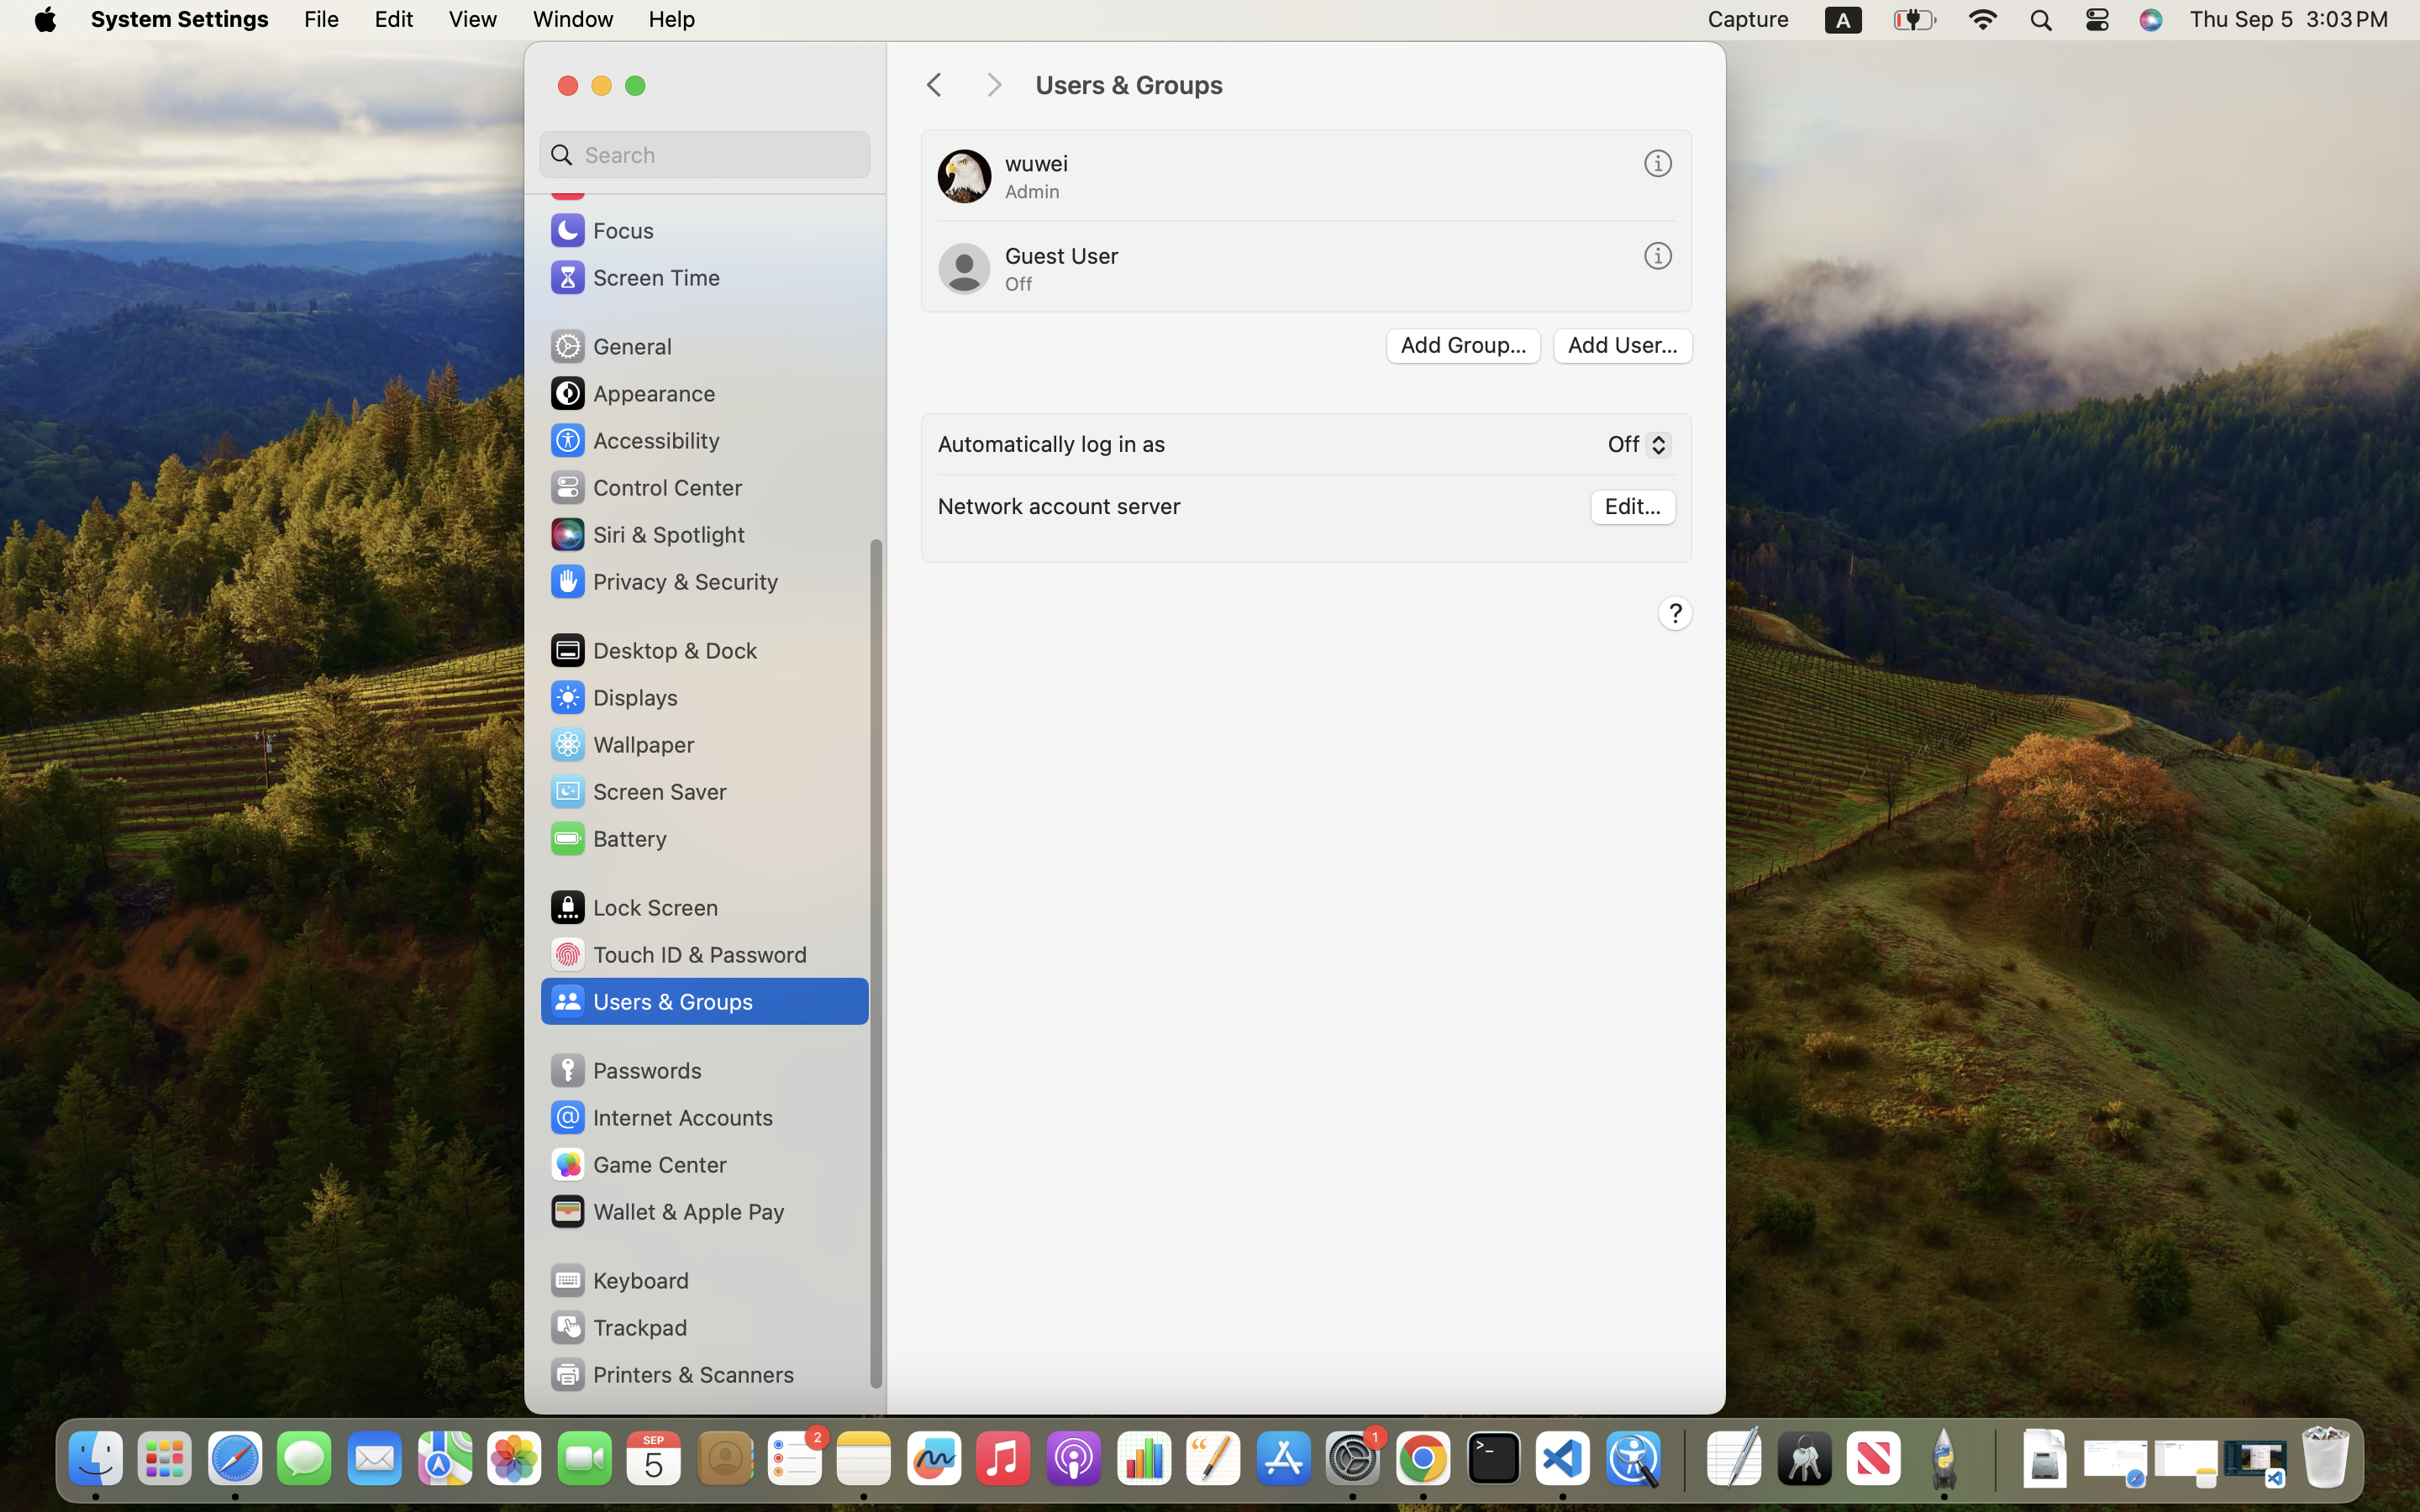 The height and width of the screenshot is (1512, 2420). What do you see at coordinates (1632, 447) in the screenshot?
I see `'Off'` at bounding box center [1632, 447].